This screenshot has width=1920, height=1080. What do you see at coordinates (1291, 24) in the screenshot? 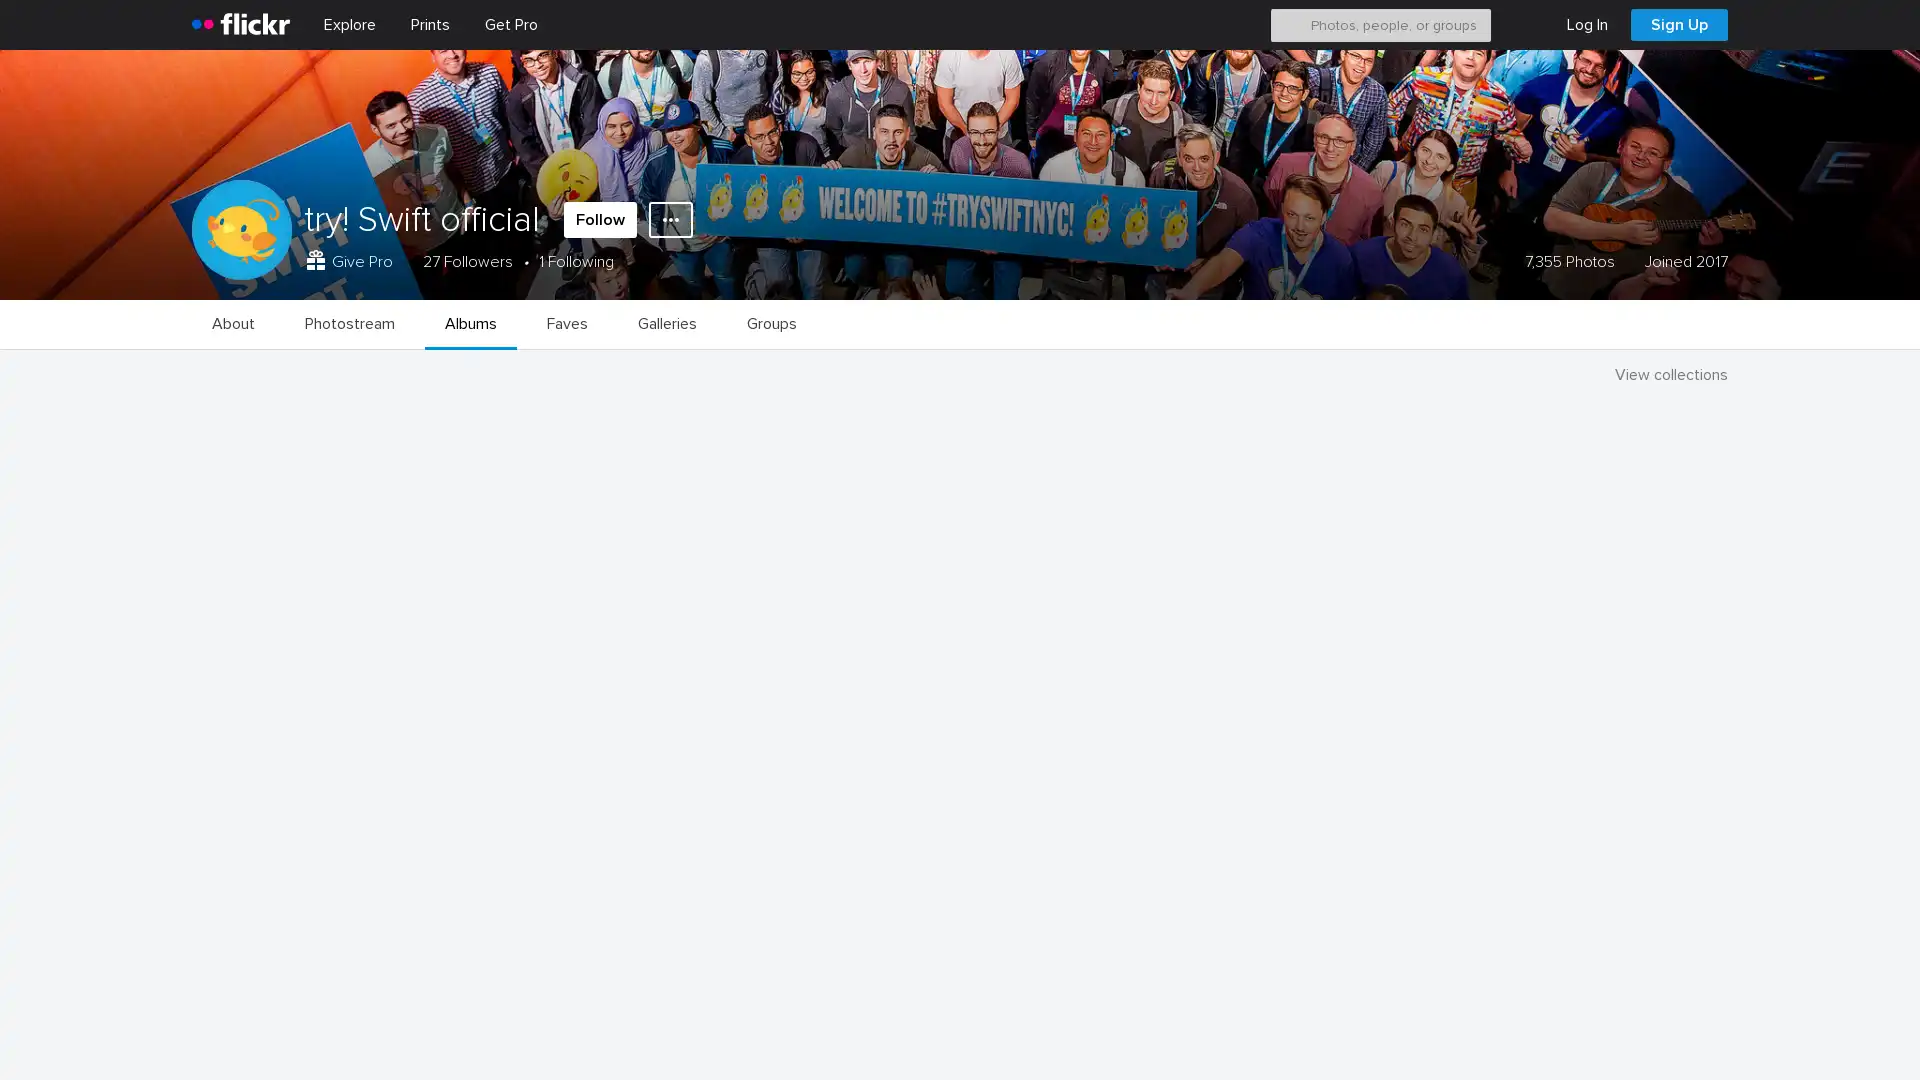
I see `Search` at bounding box center [1291, 24].